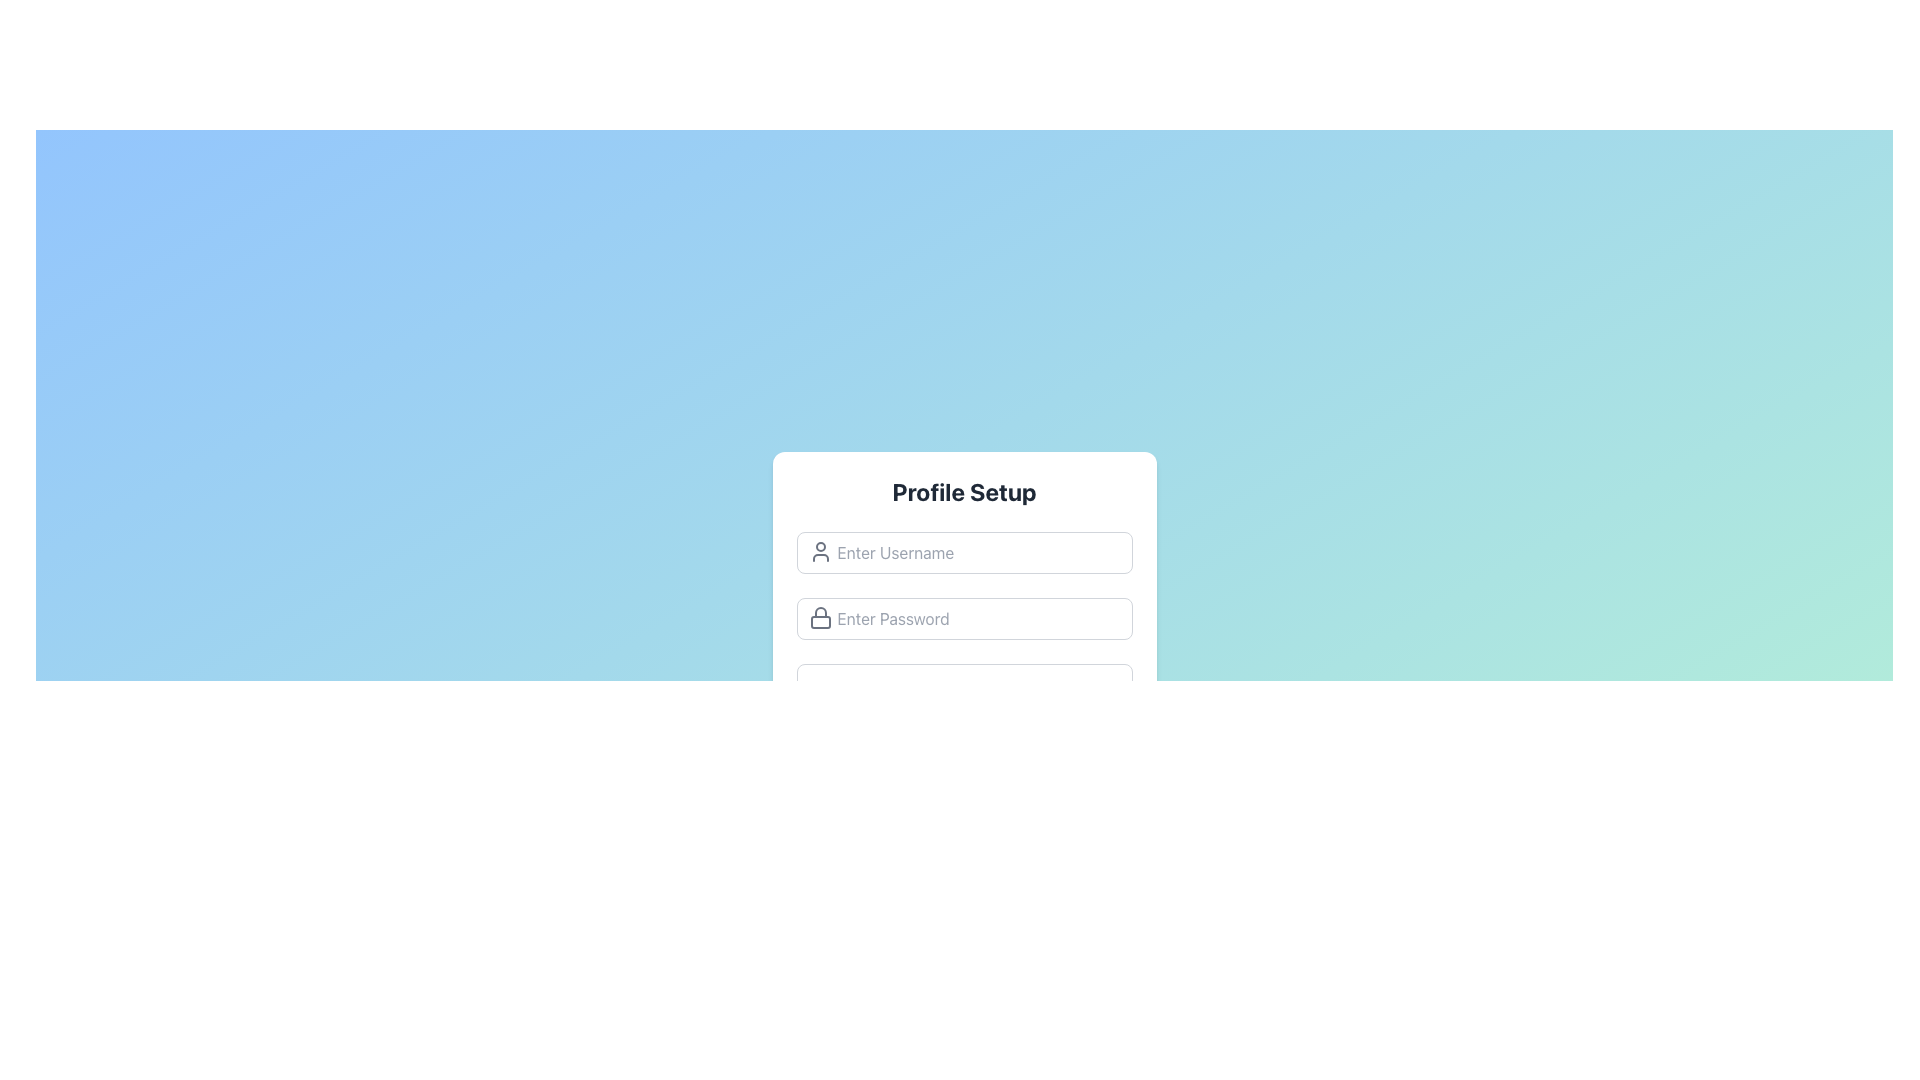  What do you see at coordinates (820, 551) in the screenshot?
I see `the user profile icon, which is a circular head and shoulders representation with a gray outline, located to the left of the 'Enter Username' text input field` at bounding box center [820, 551].